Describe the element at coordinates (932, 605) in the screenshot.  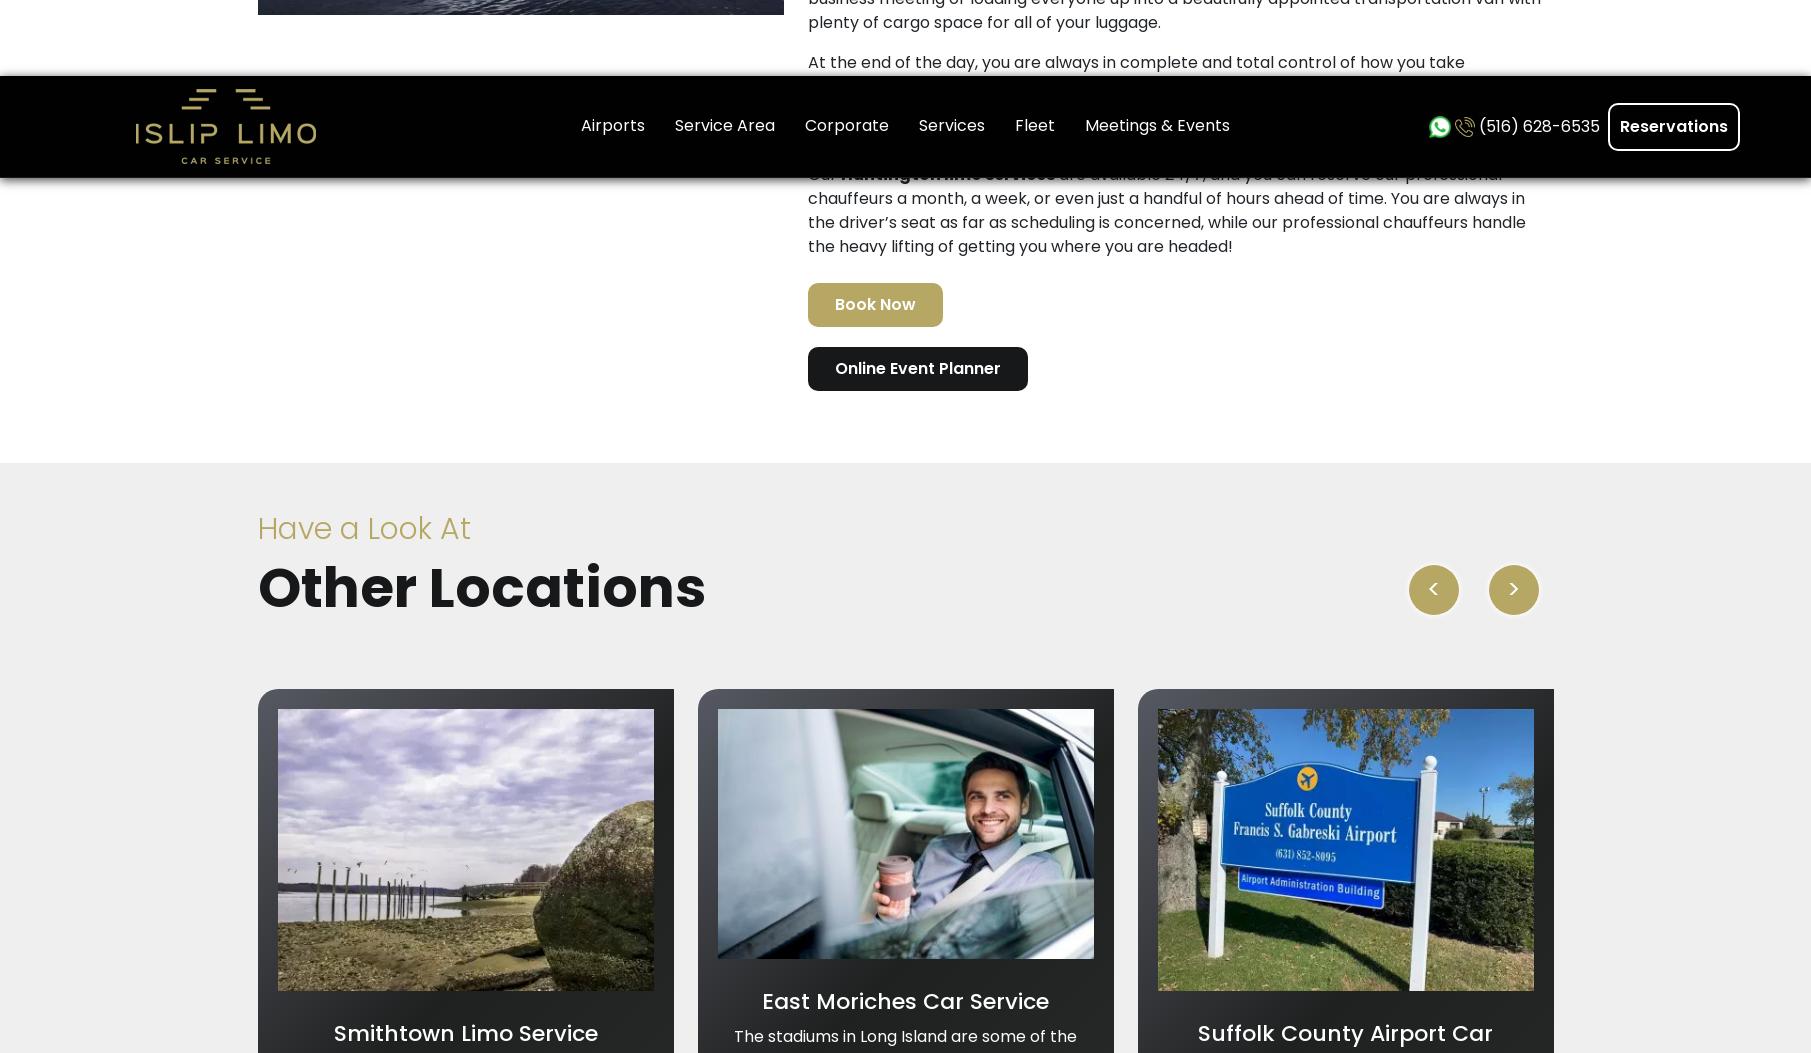
I see `'Blog'` at that location.